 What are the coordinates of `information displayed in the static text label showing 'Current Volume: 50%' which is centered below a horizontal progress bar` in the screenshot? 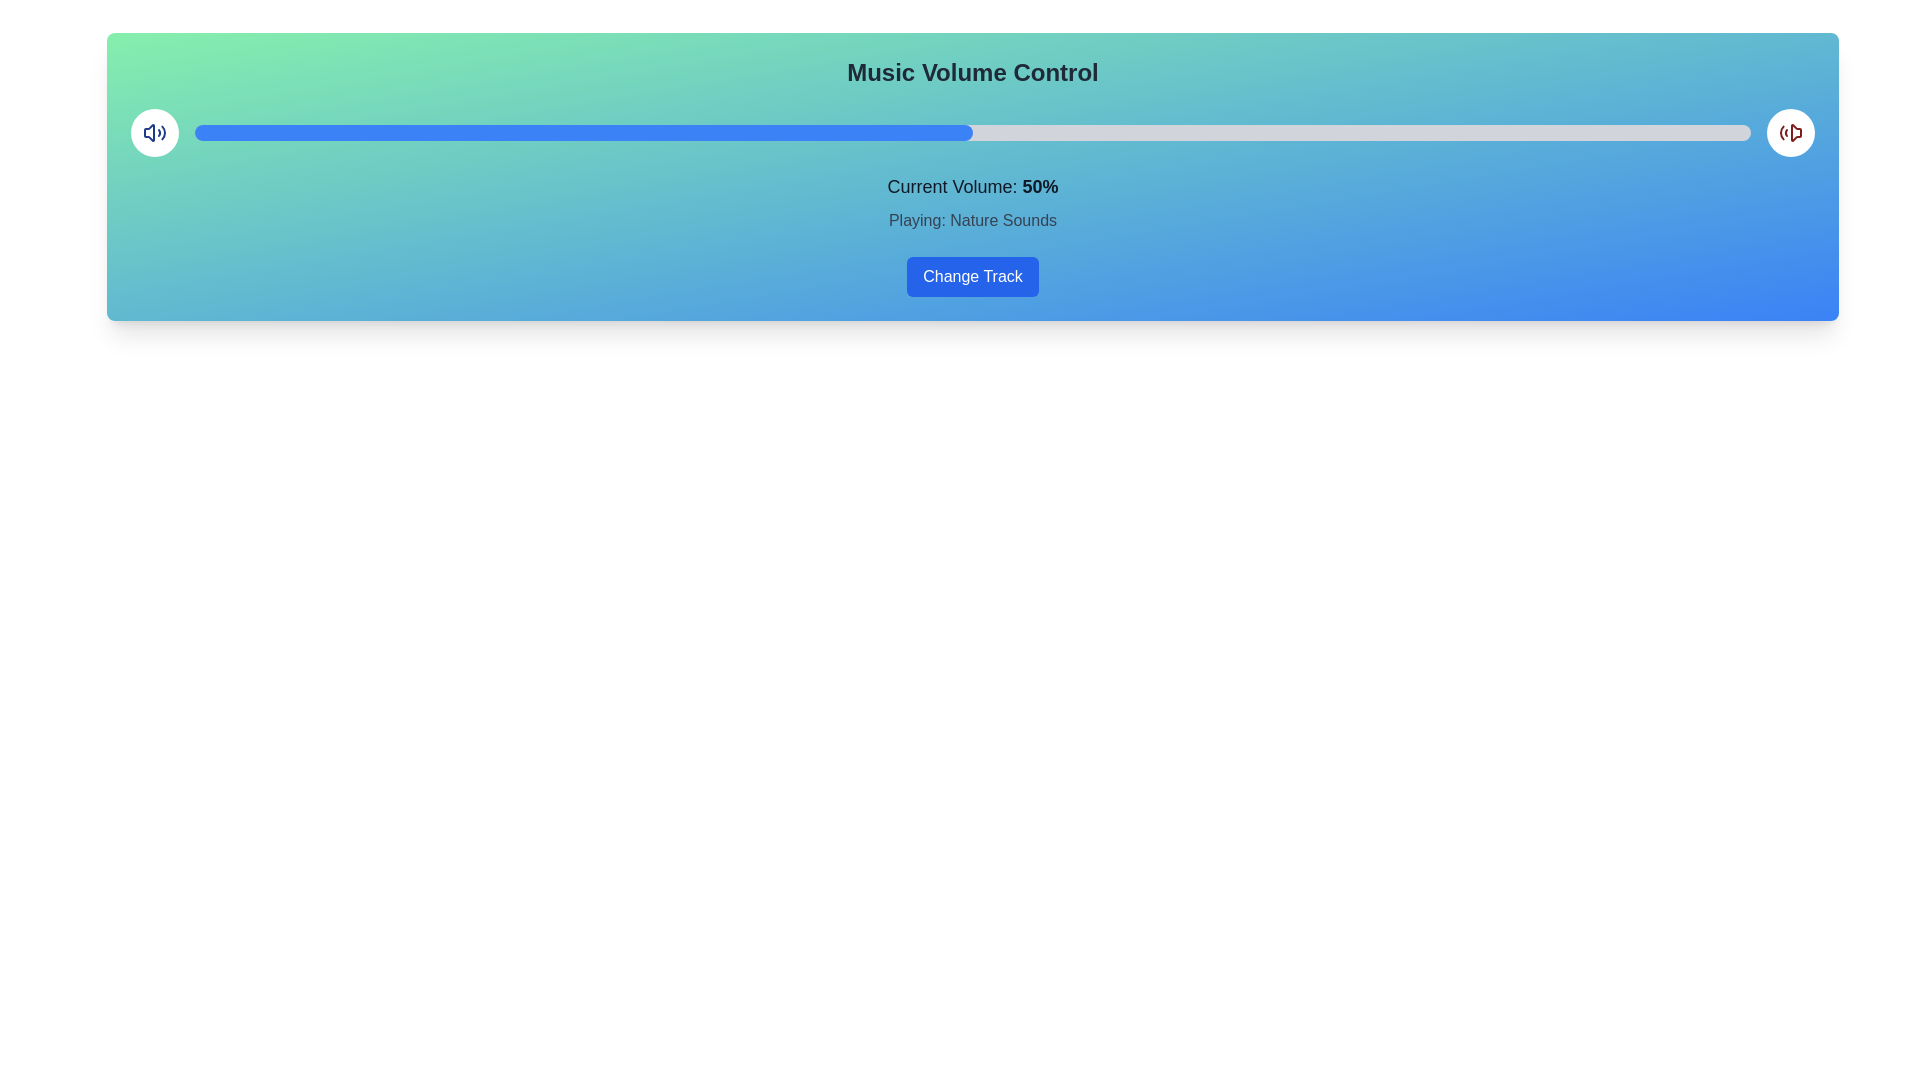 It's located at (973, 186).